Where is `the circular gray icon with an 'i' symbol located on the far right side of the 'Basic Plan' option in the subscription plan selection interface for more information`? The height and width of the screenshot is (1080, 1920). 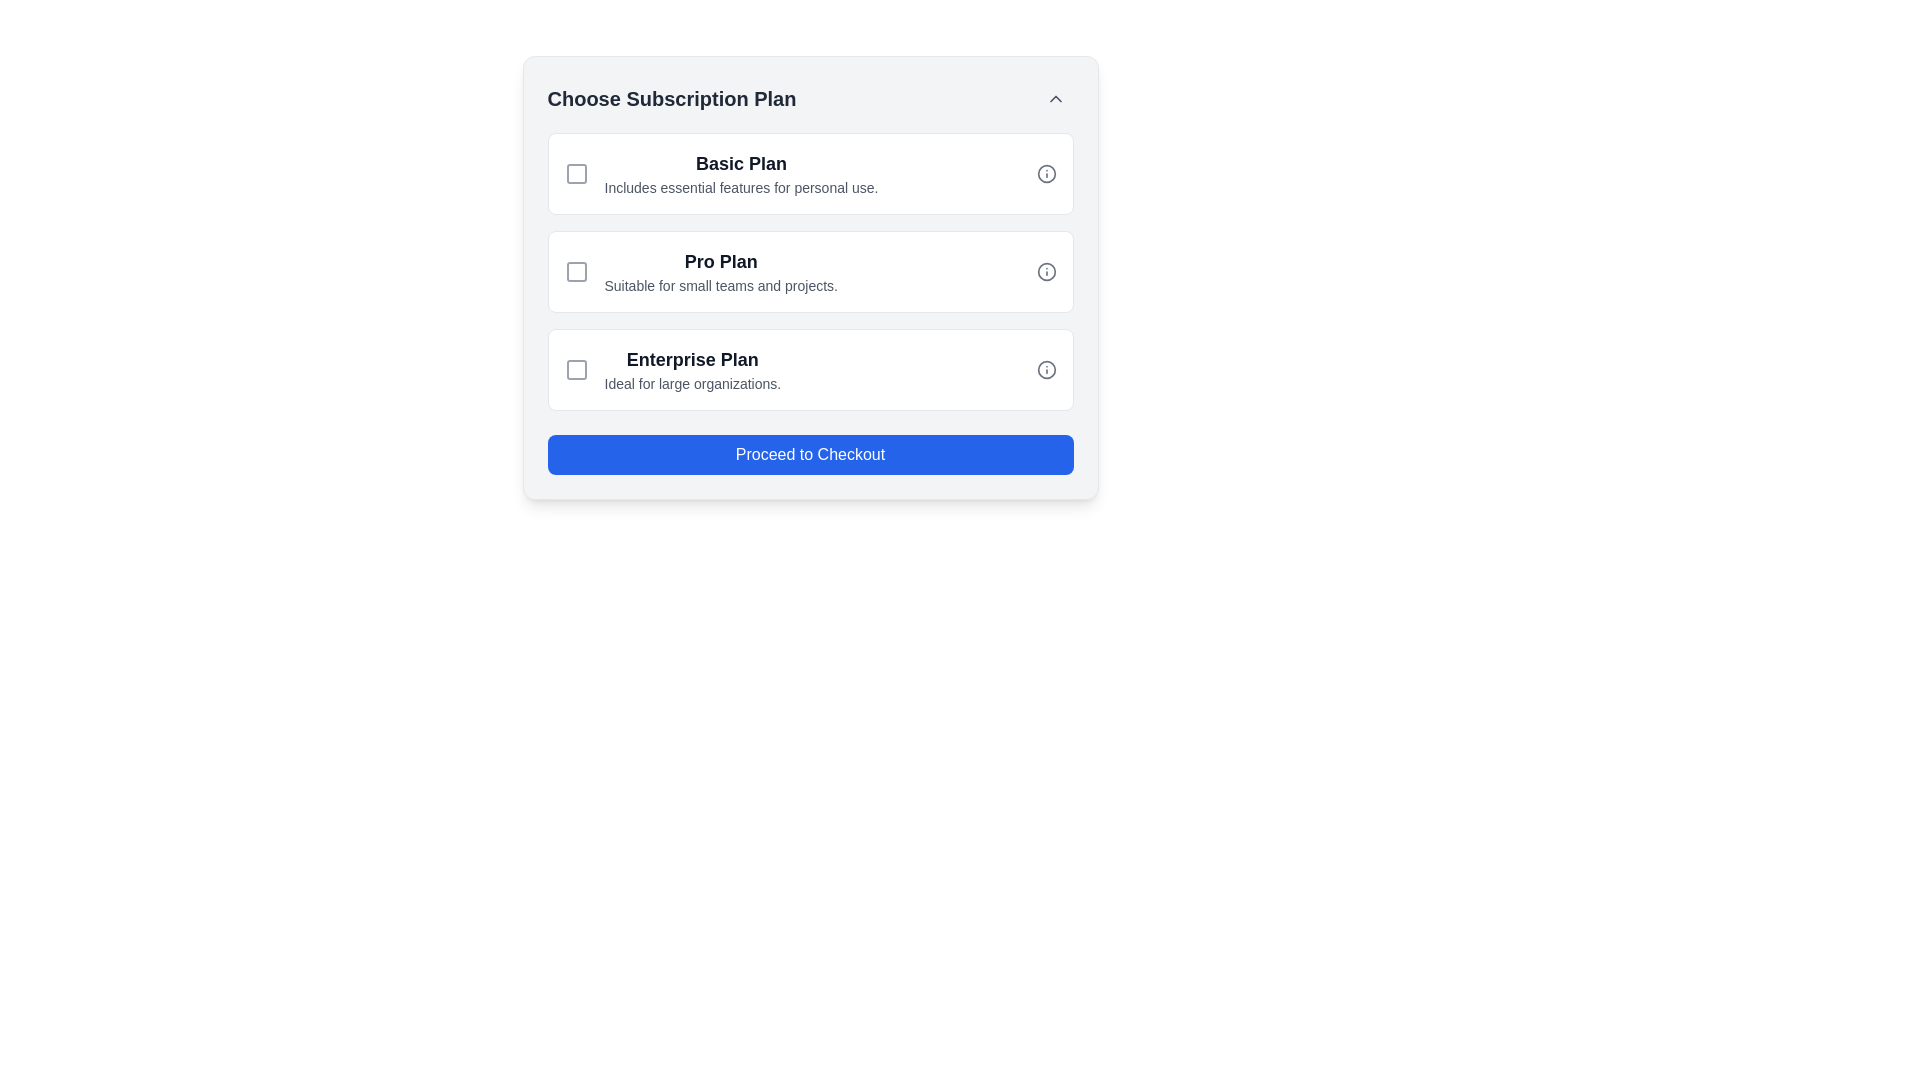 the circular gray icon with an 'i' symbol located on the far right side of the 'Basic Plan' option in the subscription plan selection interface for more information is located at coordinates (1045, 172).